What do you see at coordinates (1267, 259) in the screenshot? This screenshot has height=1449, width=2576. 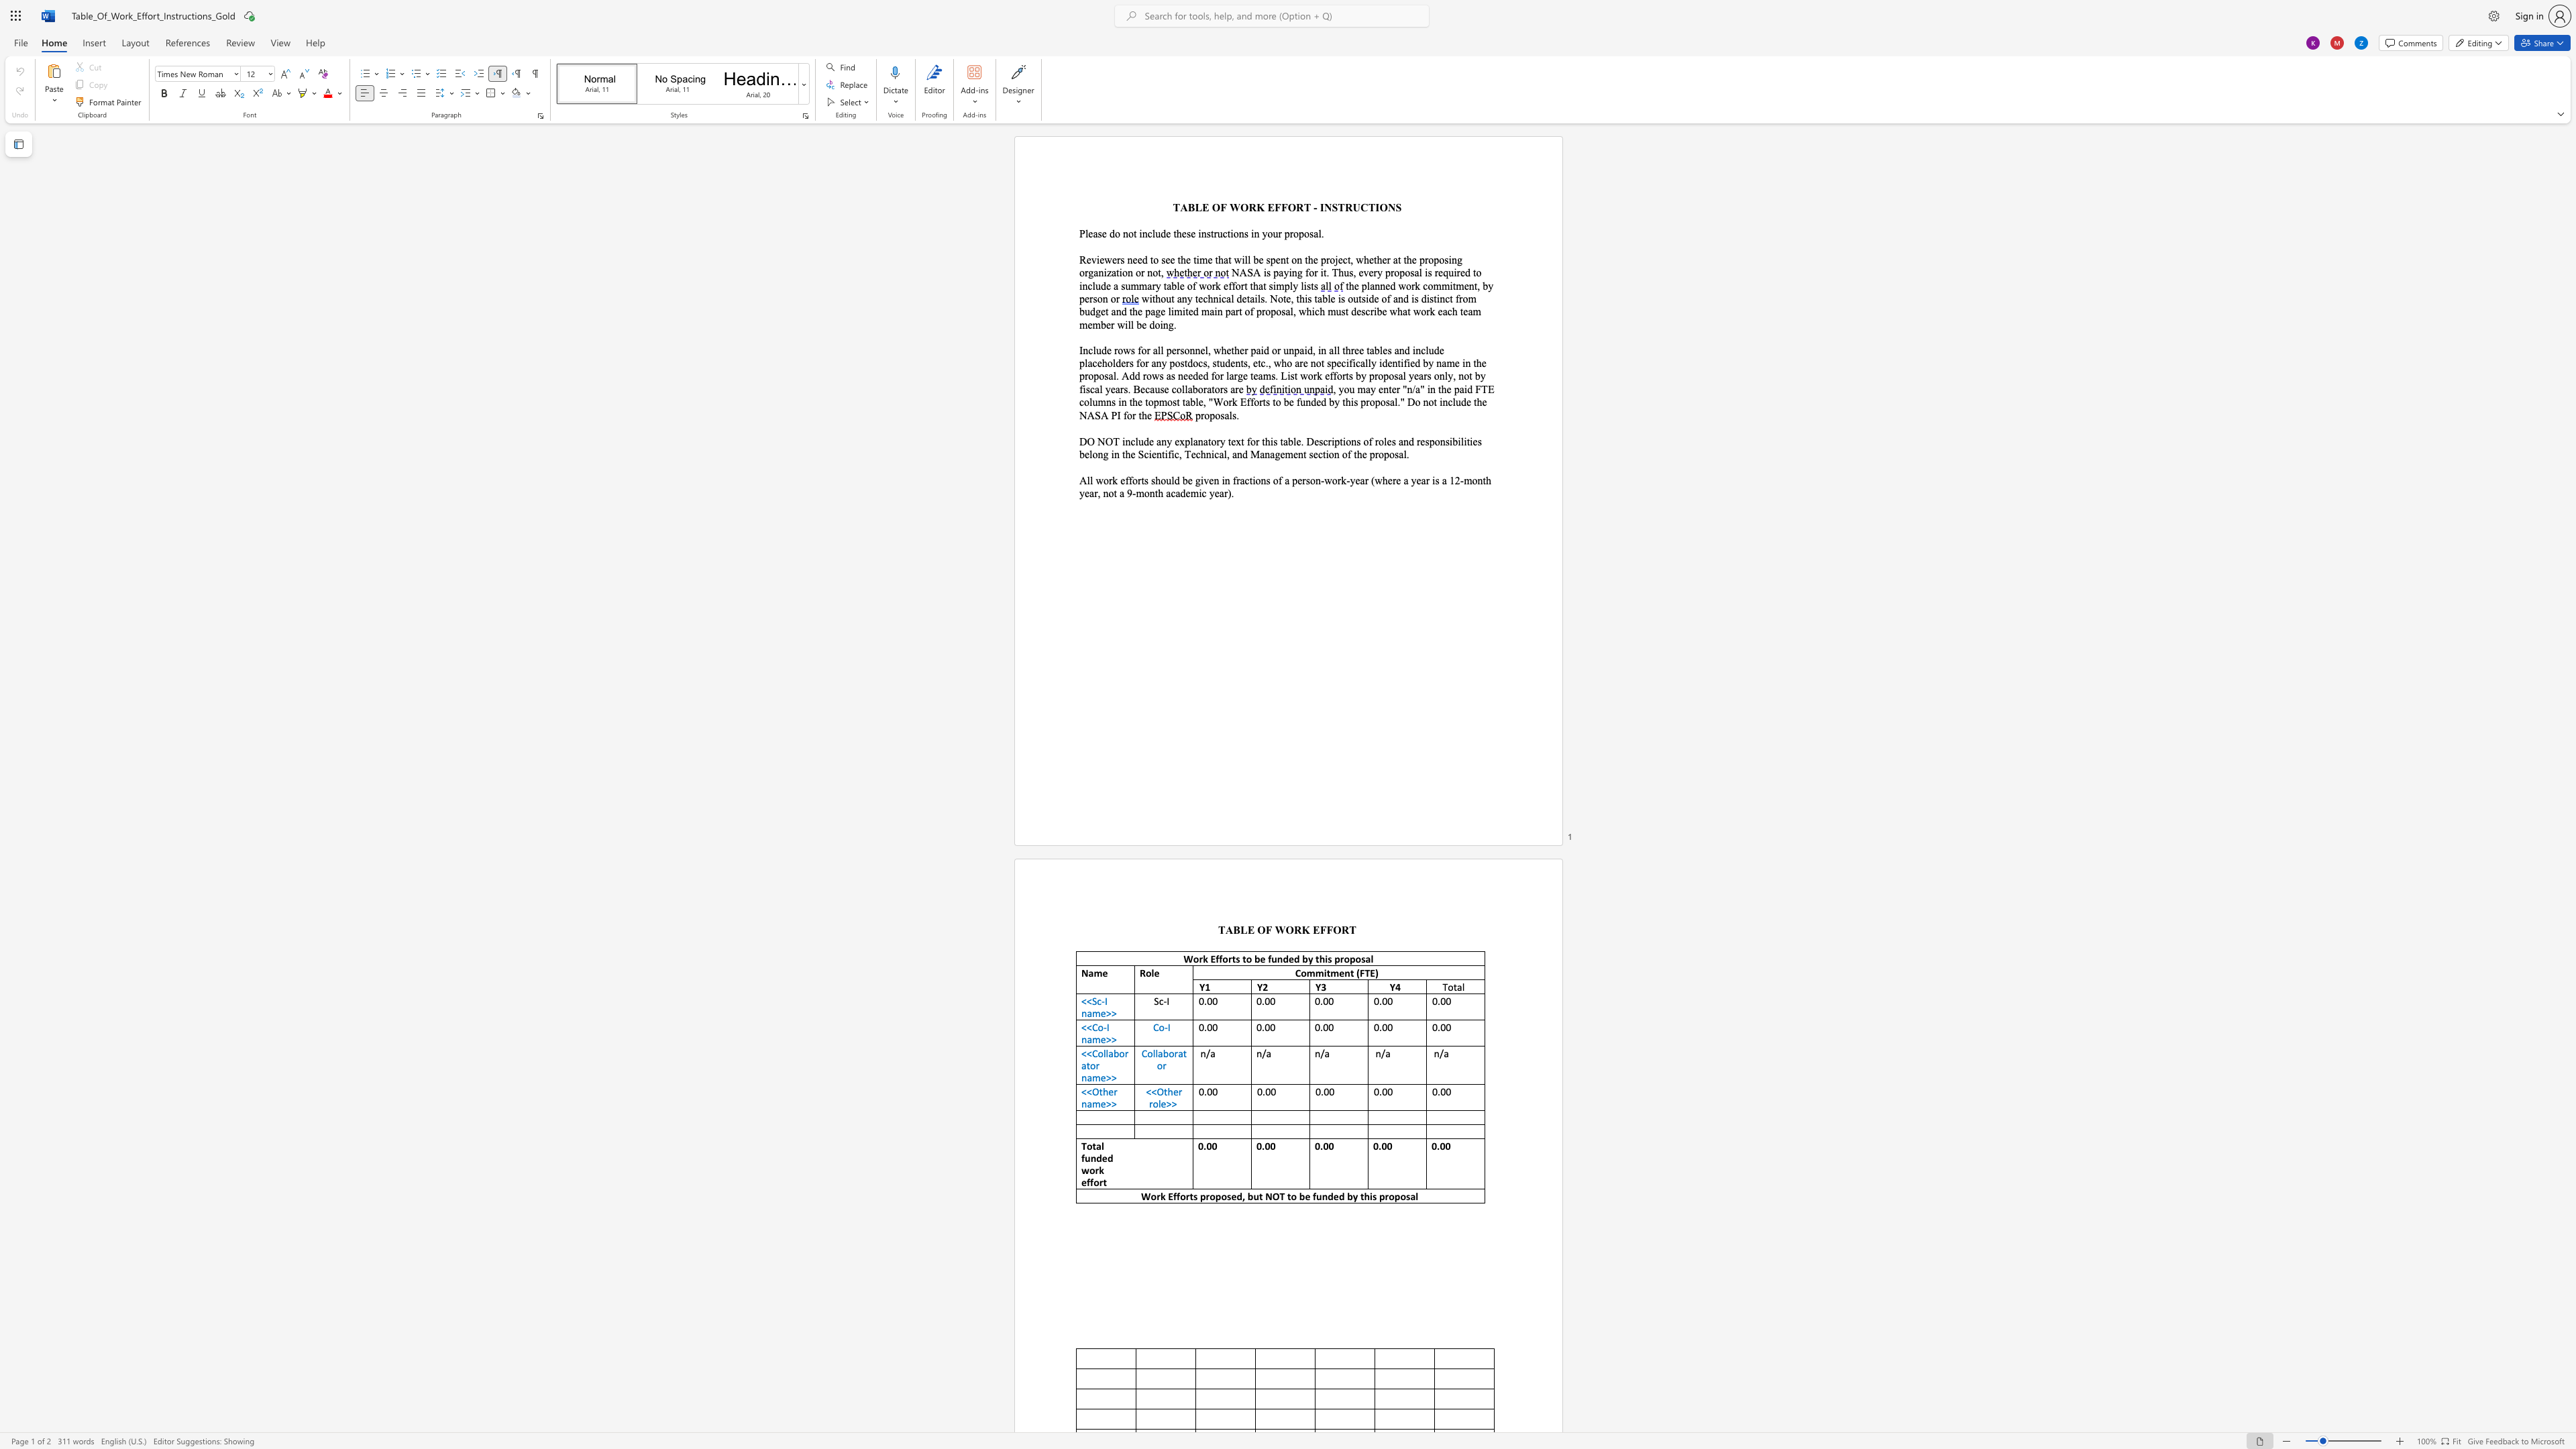 I see `the 3th character "s" in the text` at bounding box center [1267, 259].